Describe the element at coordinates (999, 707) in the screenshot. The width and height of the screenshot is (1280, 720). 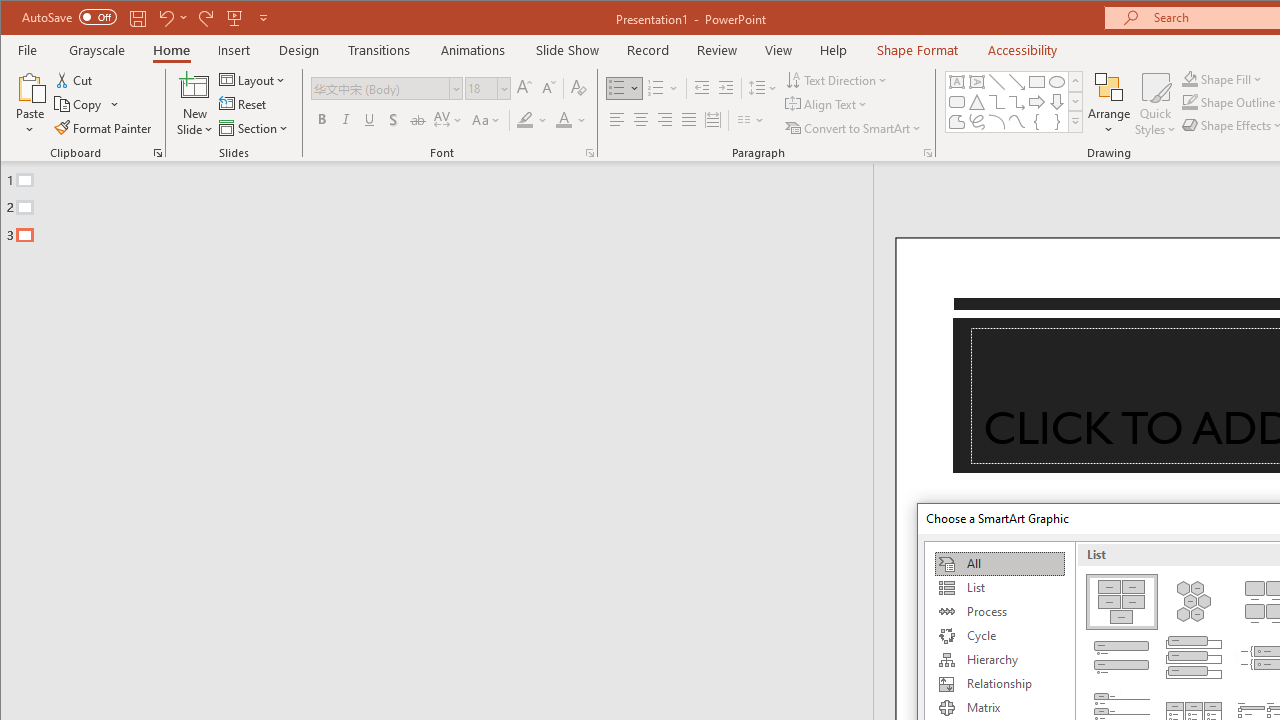
I see `'Matrix'` at that location.